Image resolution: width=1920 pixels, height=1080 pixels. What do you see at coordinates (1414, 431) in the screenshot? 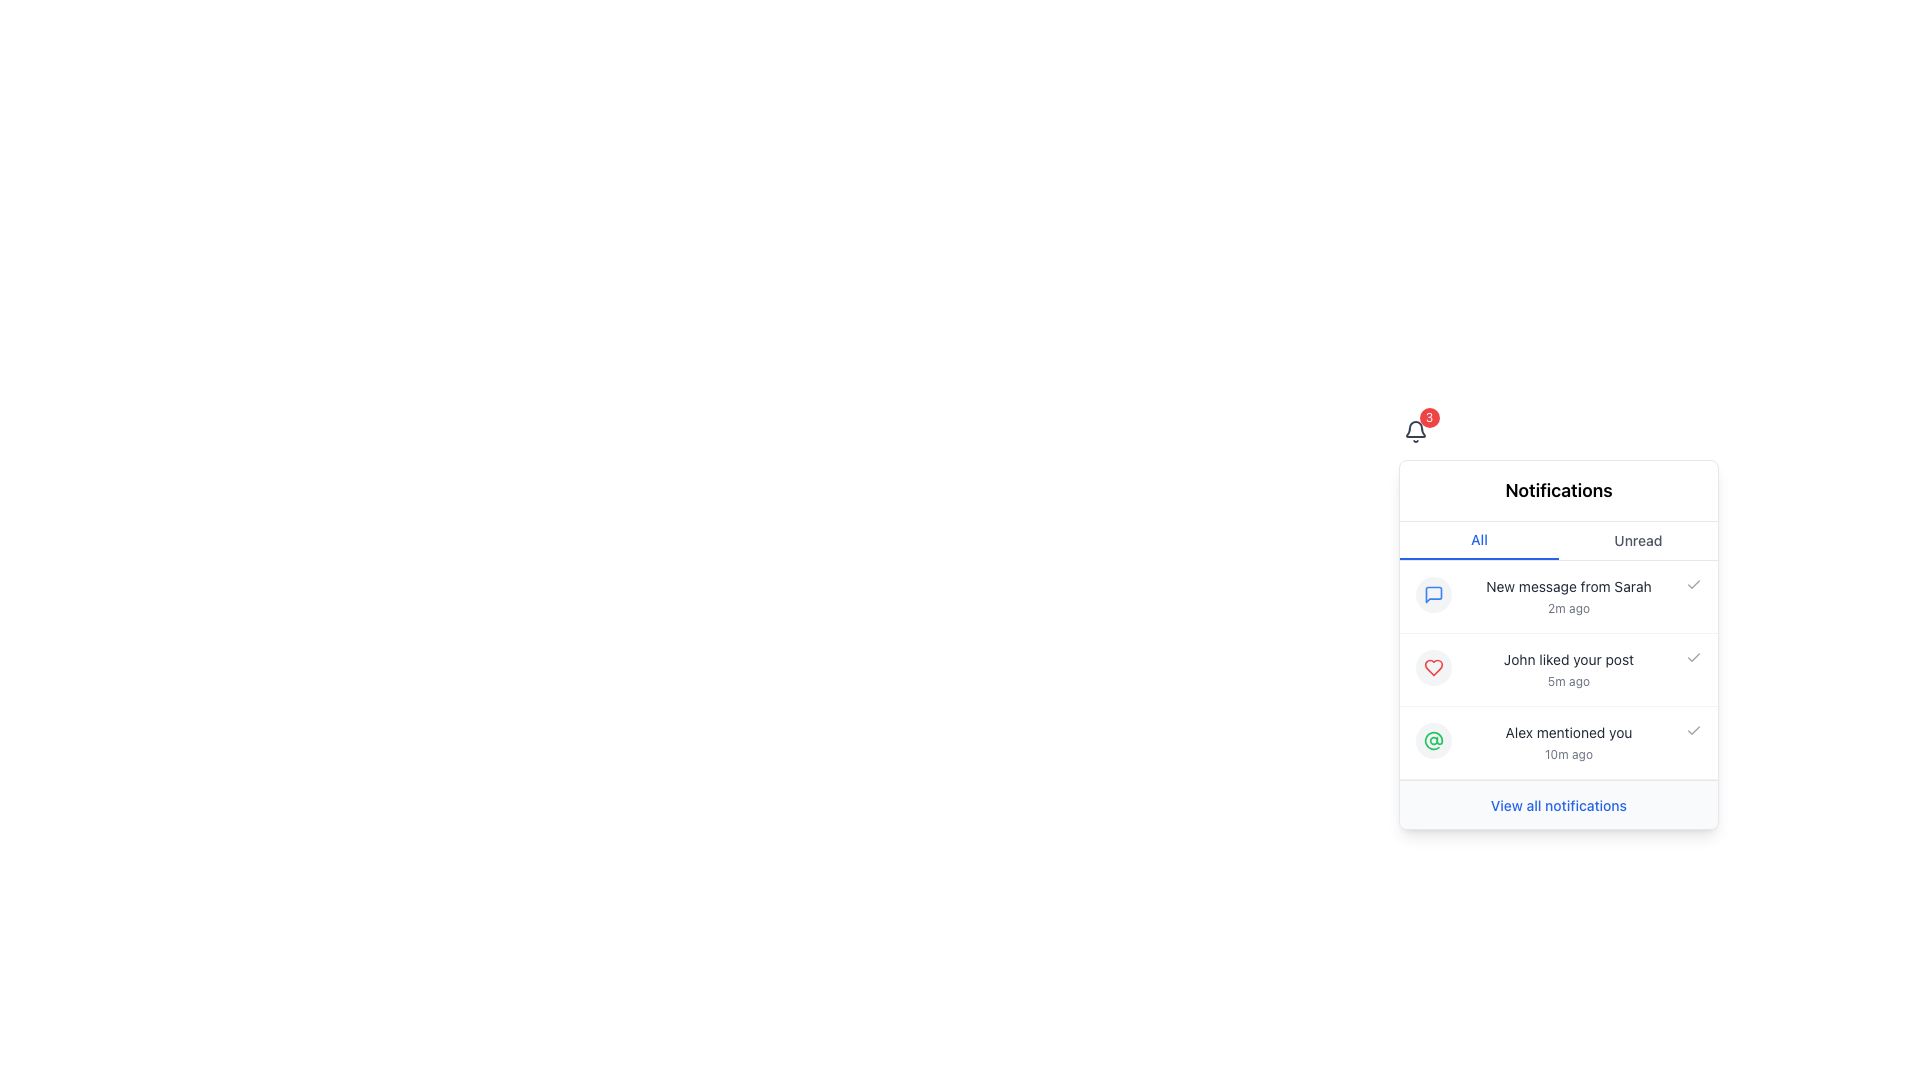
I see `the bell icon located in the top-right corner of the notification toggle, which signifies notifications` at bounding box center [1414, 431].